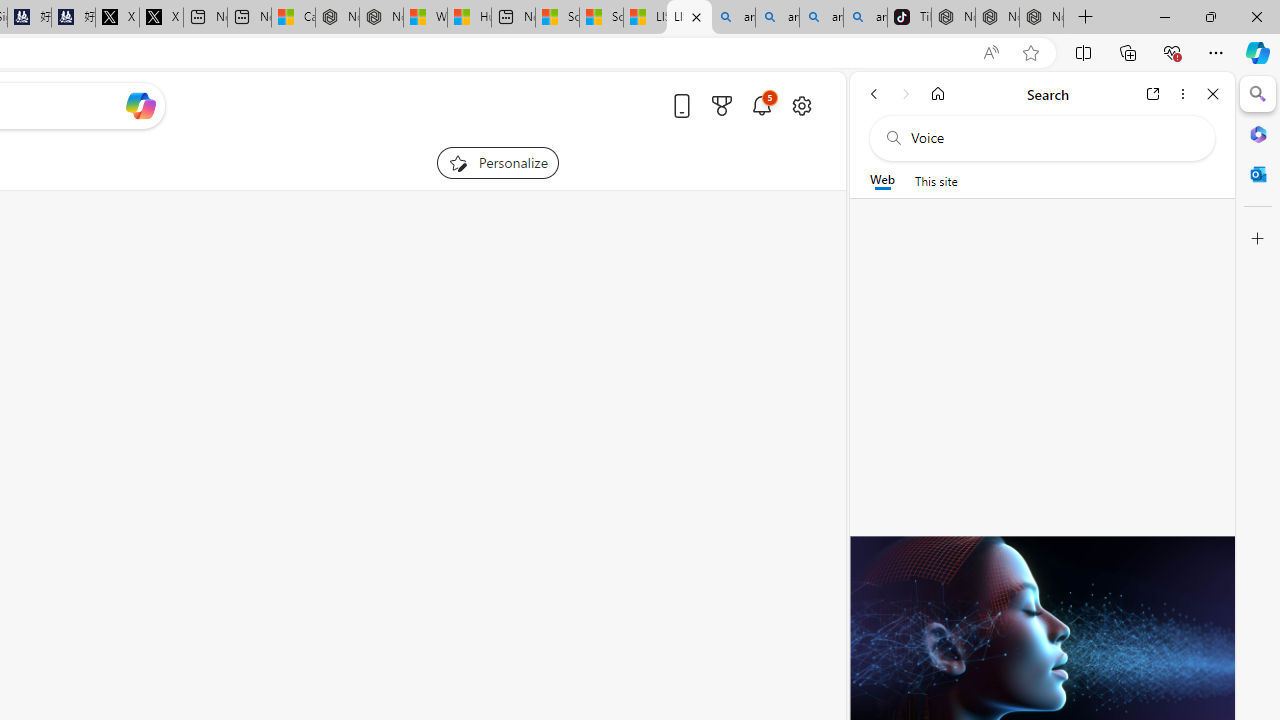 Image resolution: width=1280 pixels, height=720 pixels. I want to click on 'Wildlife - MSN', so click(424, 17).